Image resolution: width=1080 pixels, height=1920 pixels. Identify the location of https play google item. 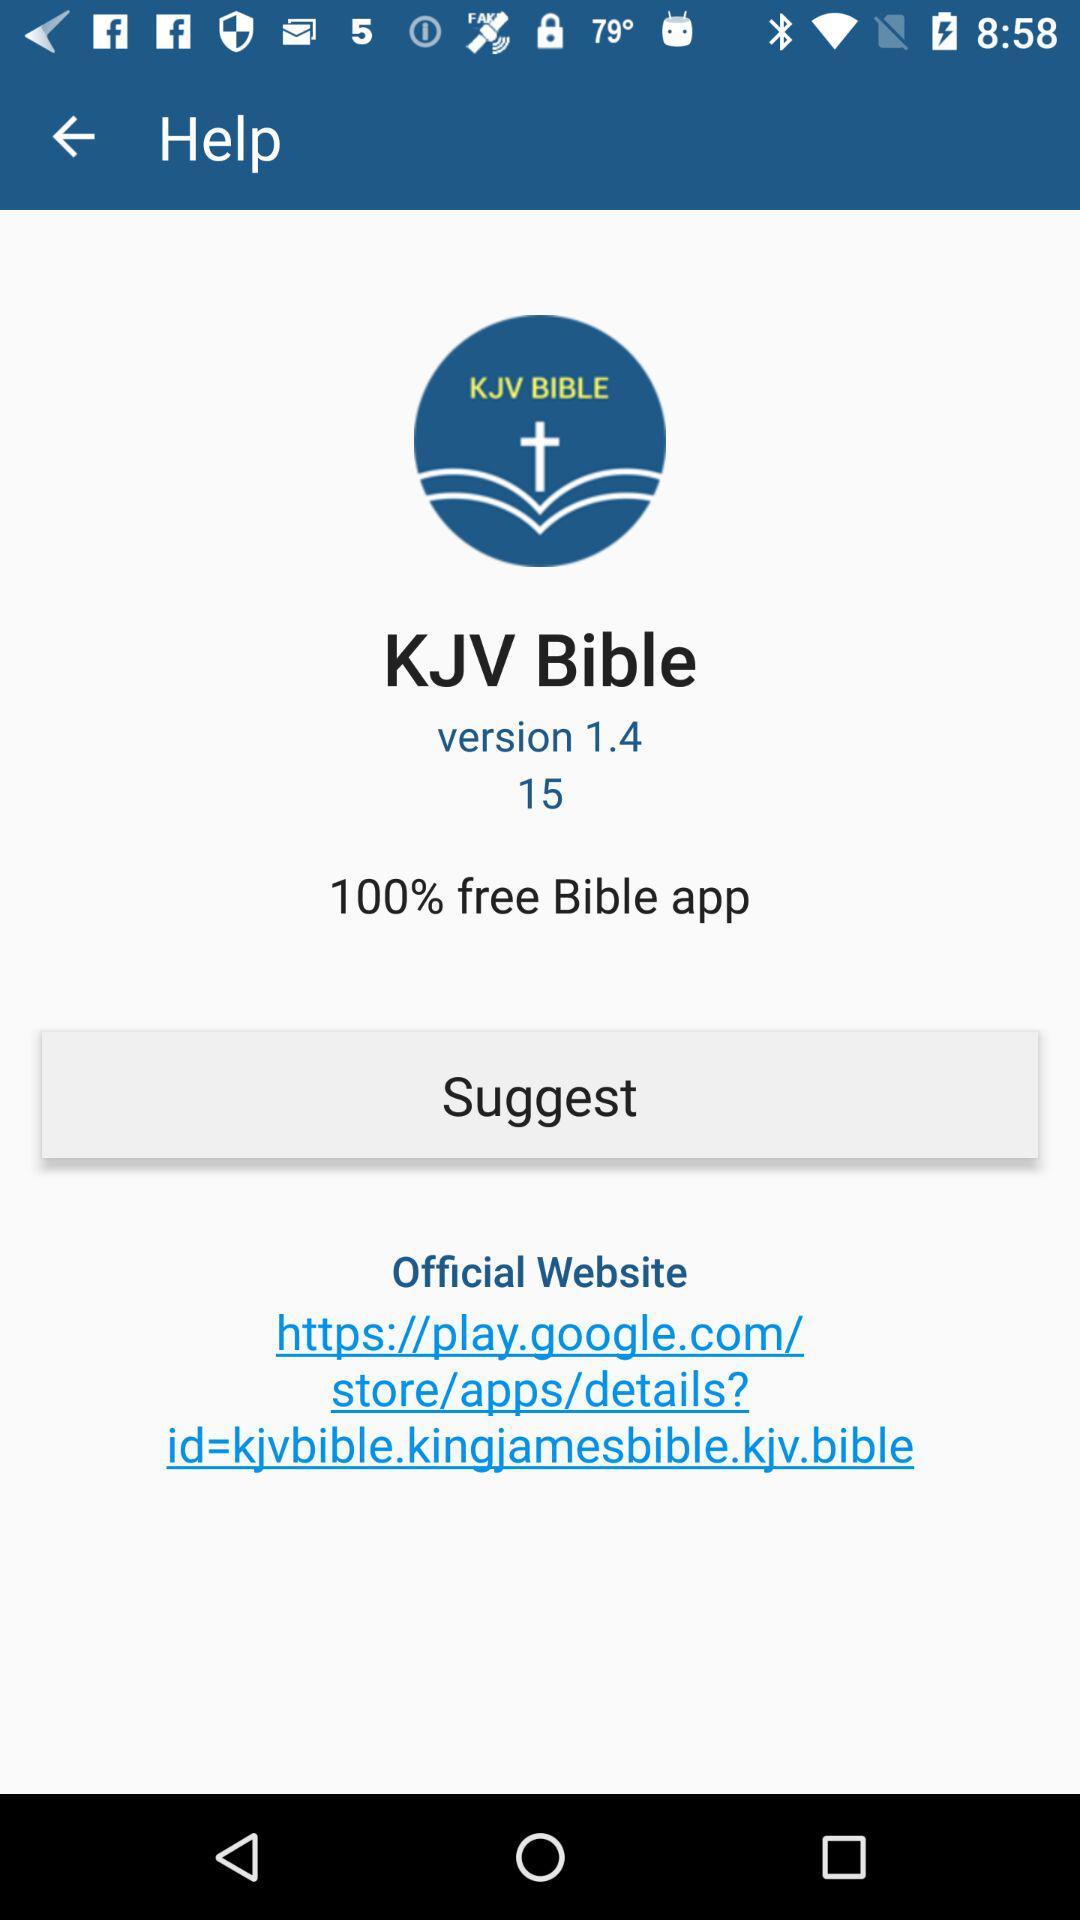
(540, 1386).